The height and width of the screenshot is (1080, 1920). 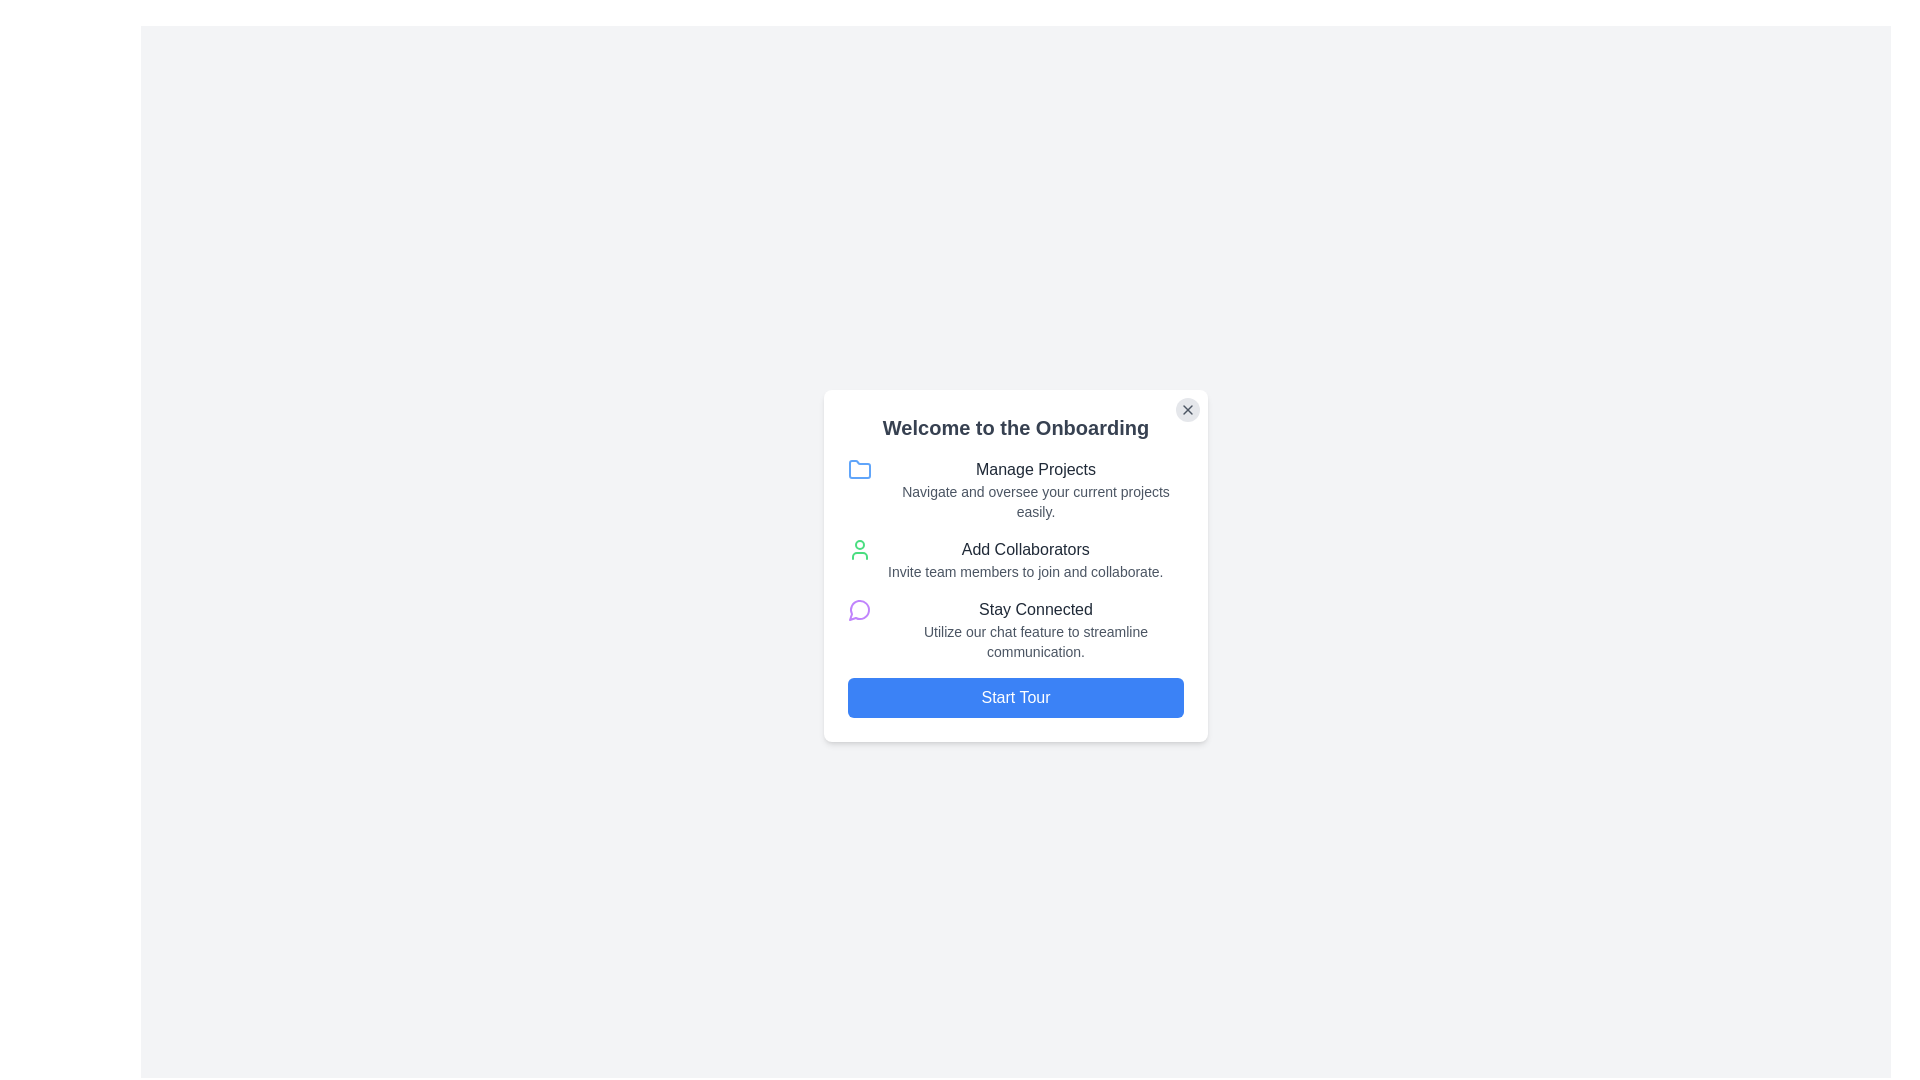 What do you see at coordinates (1036, 489) in the screenshot?
I see `the Informational Header and Description element, which is centrally positioned within a card-like modal box, located above 'Add Collaborators' and below the title 'Welcome to the Onboarding'` at bounding box center [1036, 489].